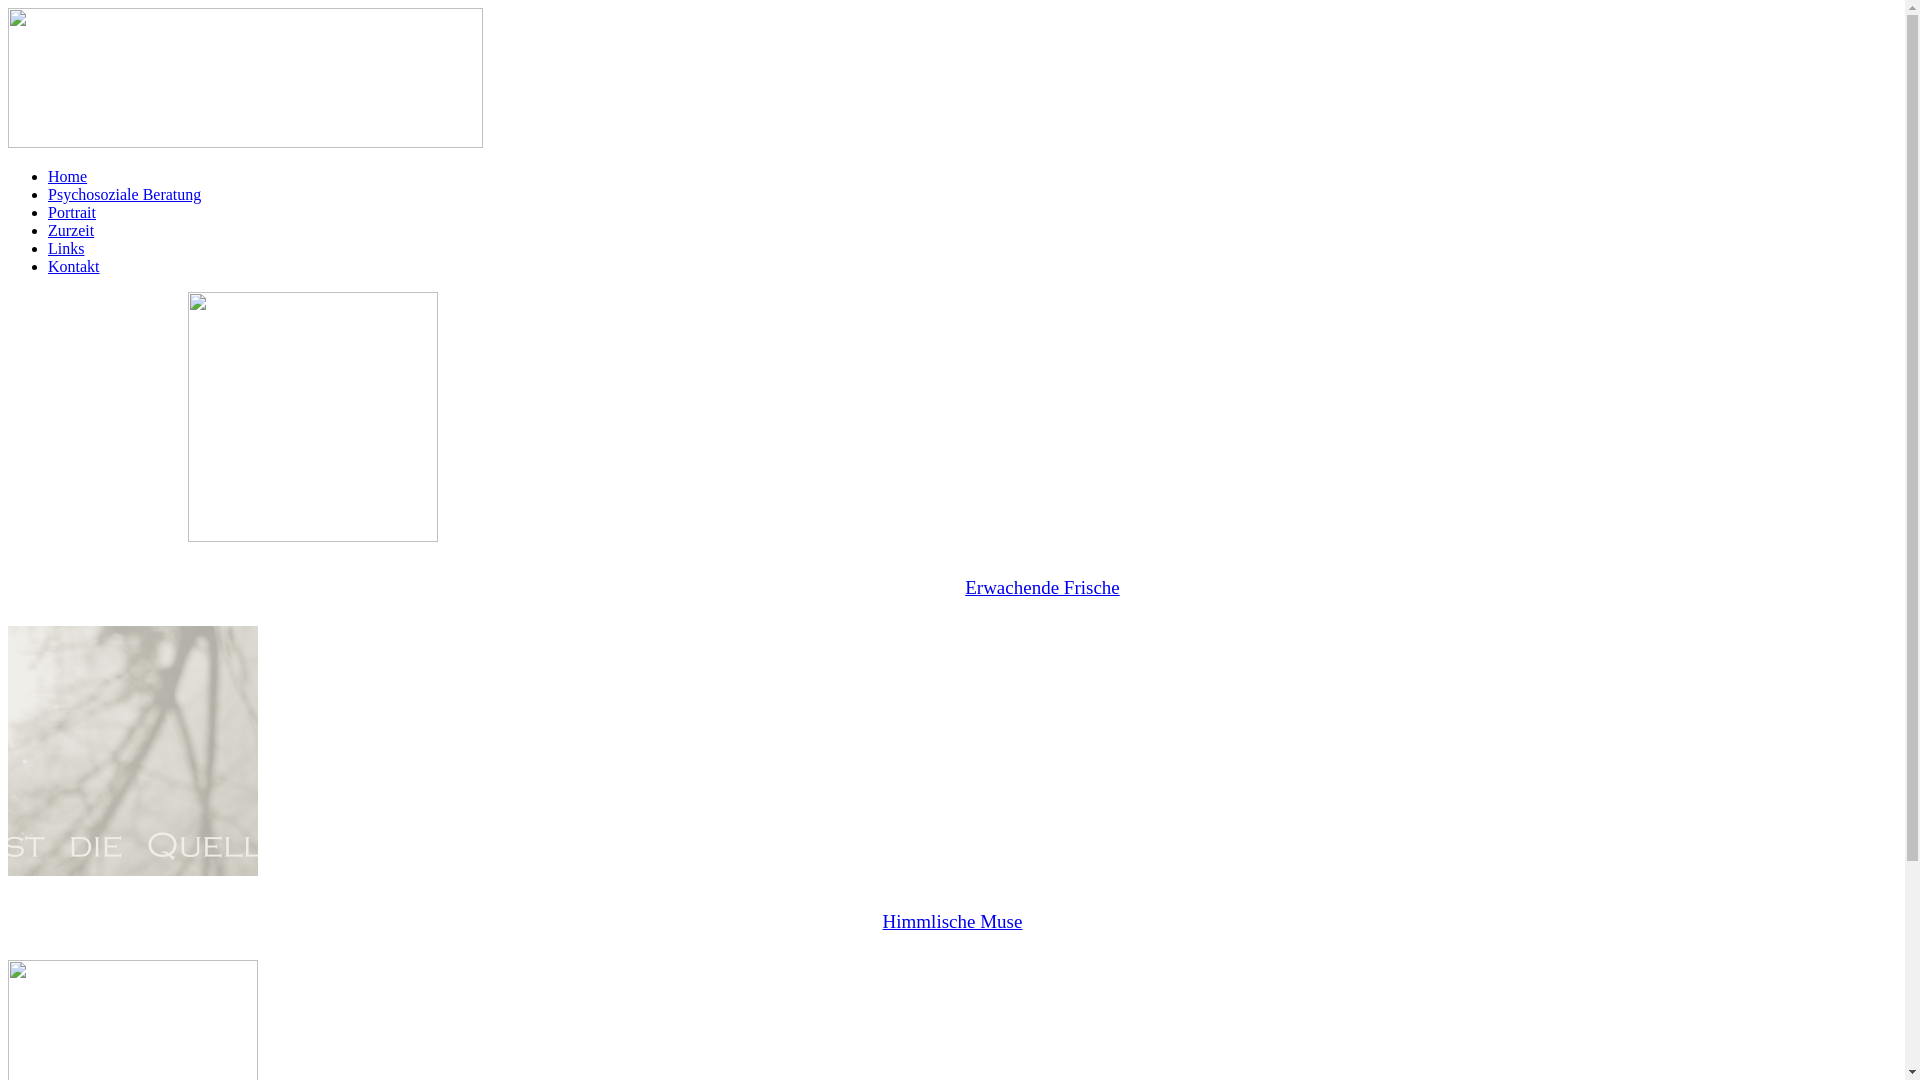  What do you see at coordinates (67, 175) in the screenshot?
I see `'Home'` at bounding box center [67, 175].